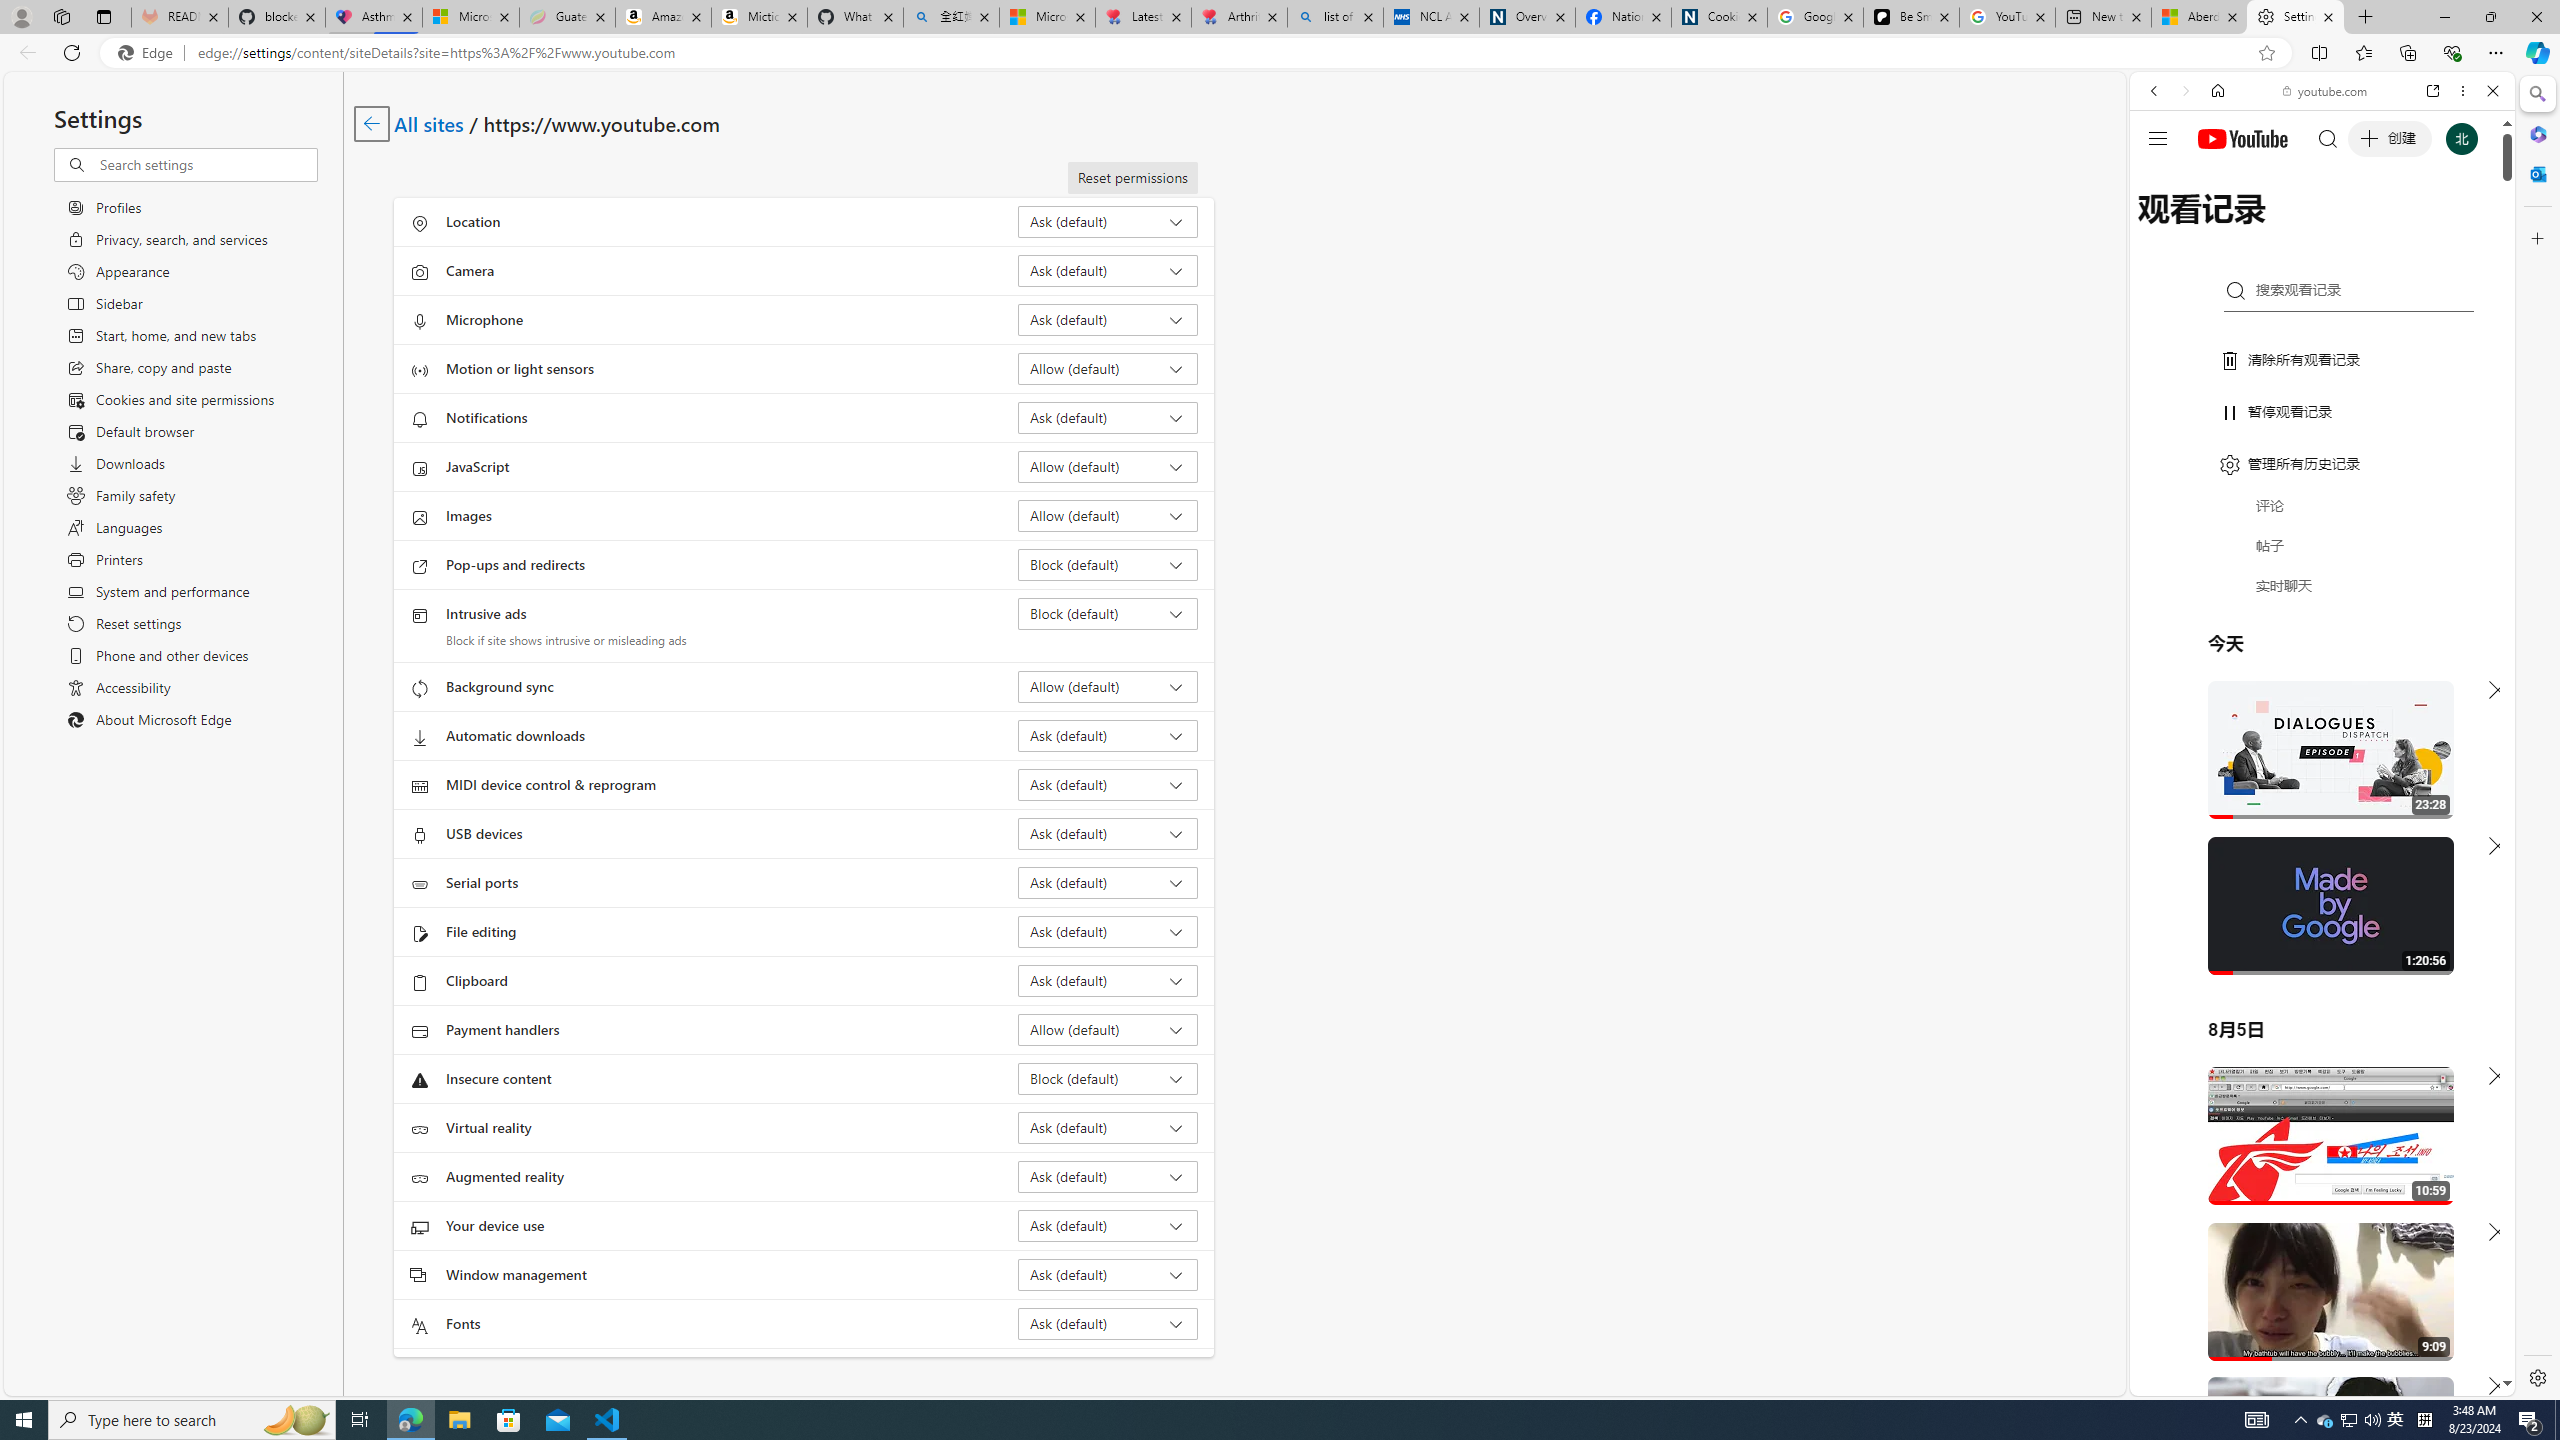 The image size is (2560, 1440). Describe the element at coordinates (1132, 176) in the screenshot. I see `'Reset permissions'` at that location.